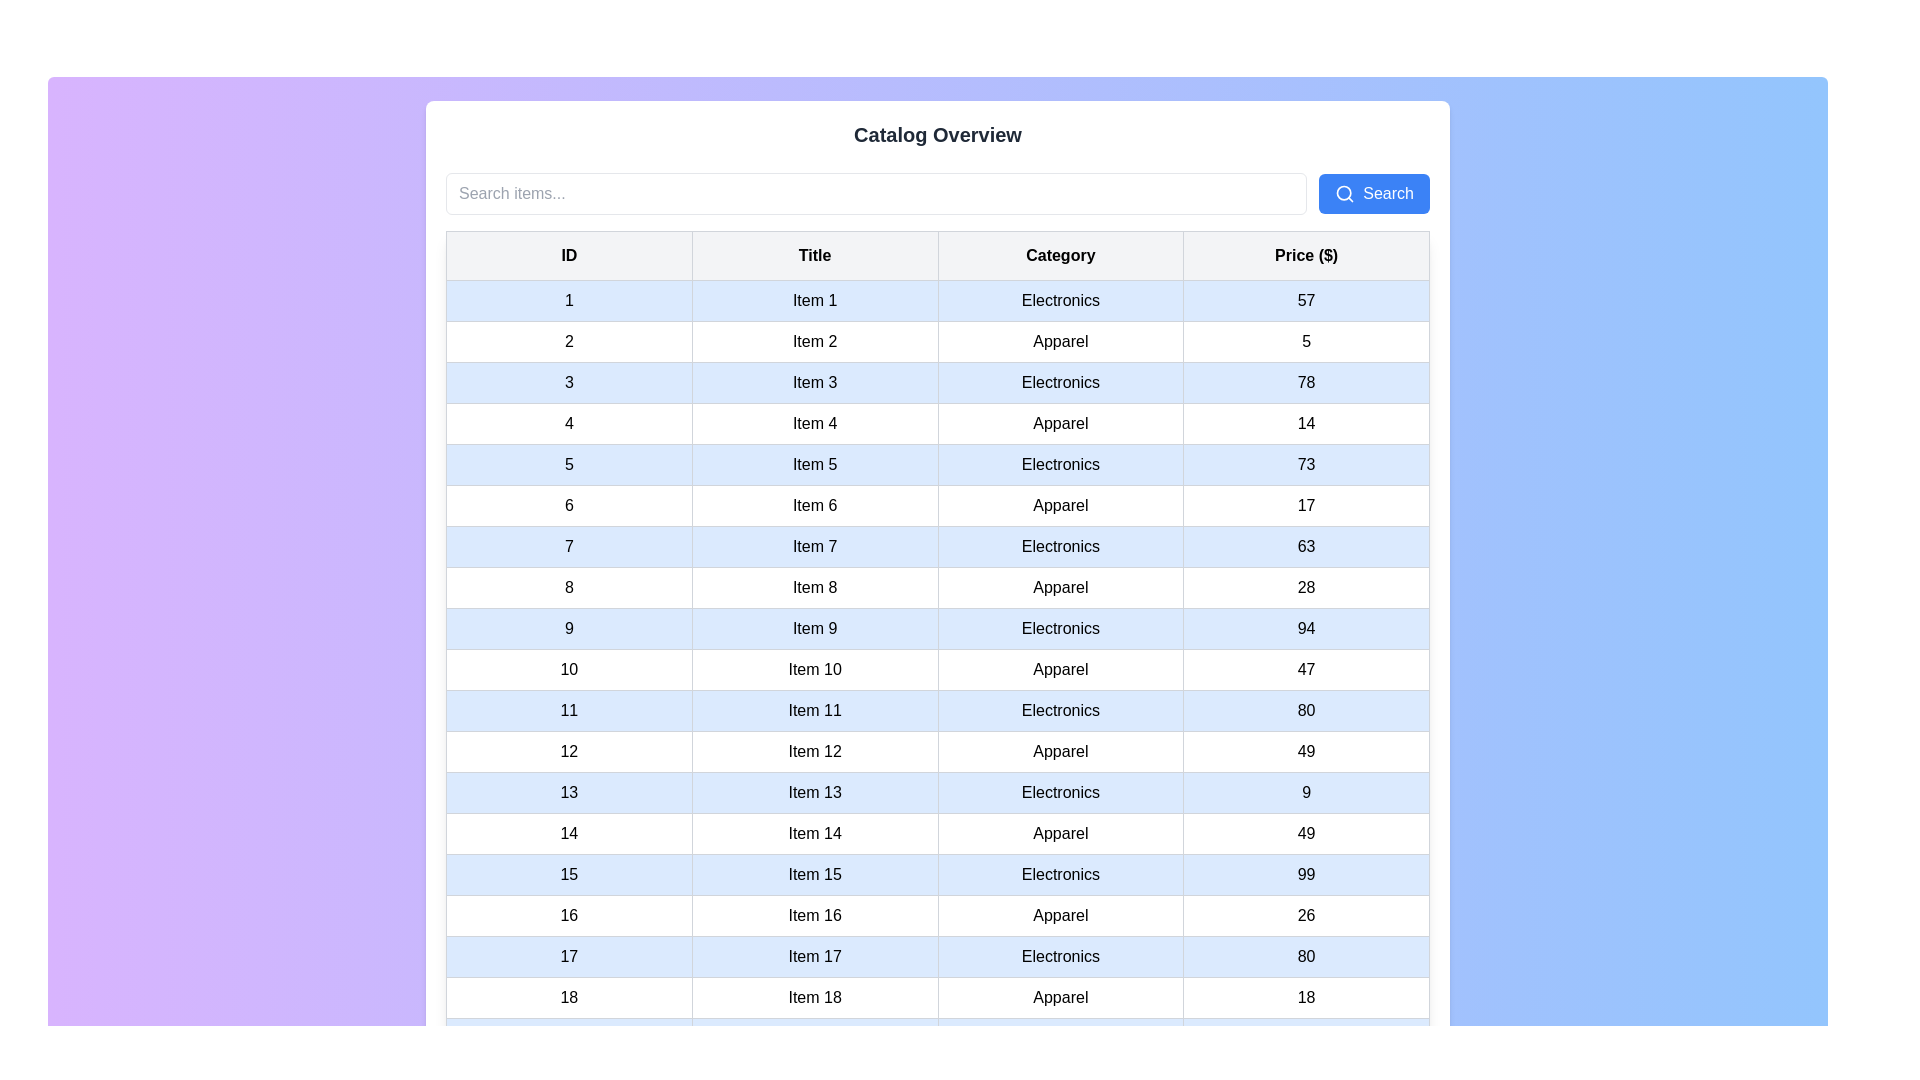 This screenshot has height=1080, width=1920. I want to click on the text label displaying 'Item 7', which has a white background and thin gray border, located in the second column of the 7th row of a table, positioned between '7' and 'Electronics', so click(815, 547).